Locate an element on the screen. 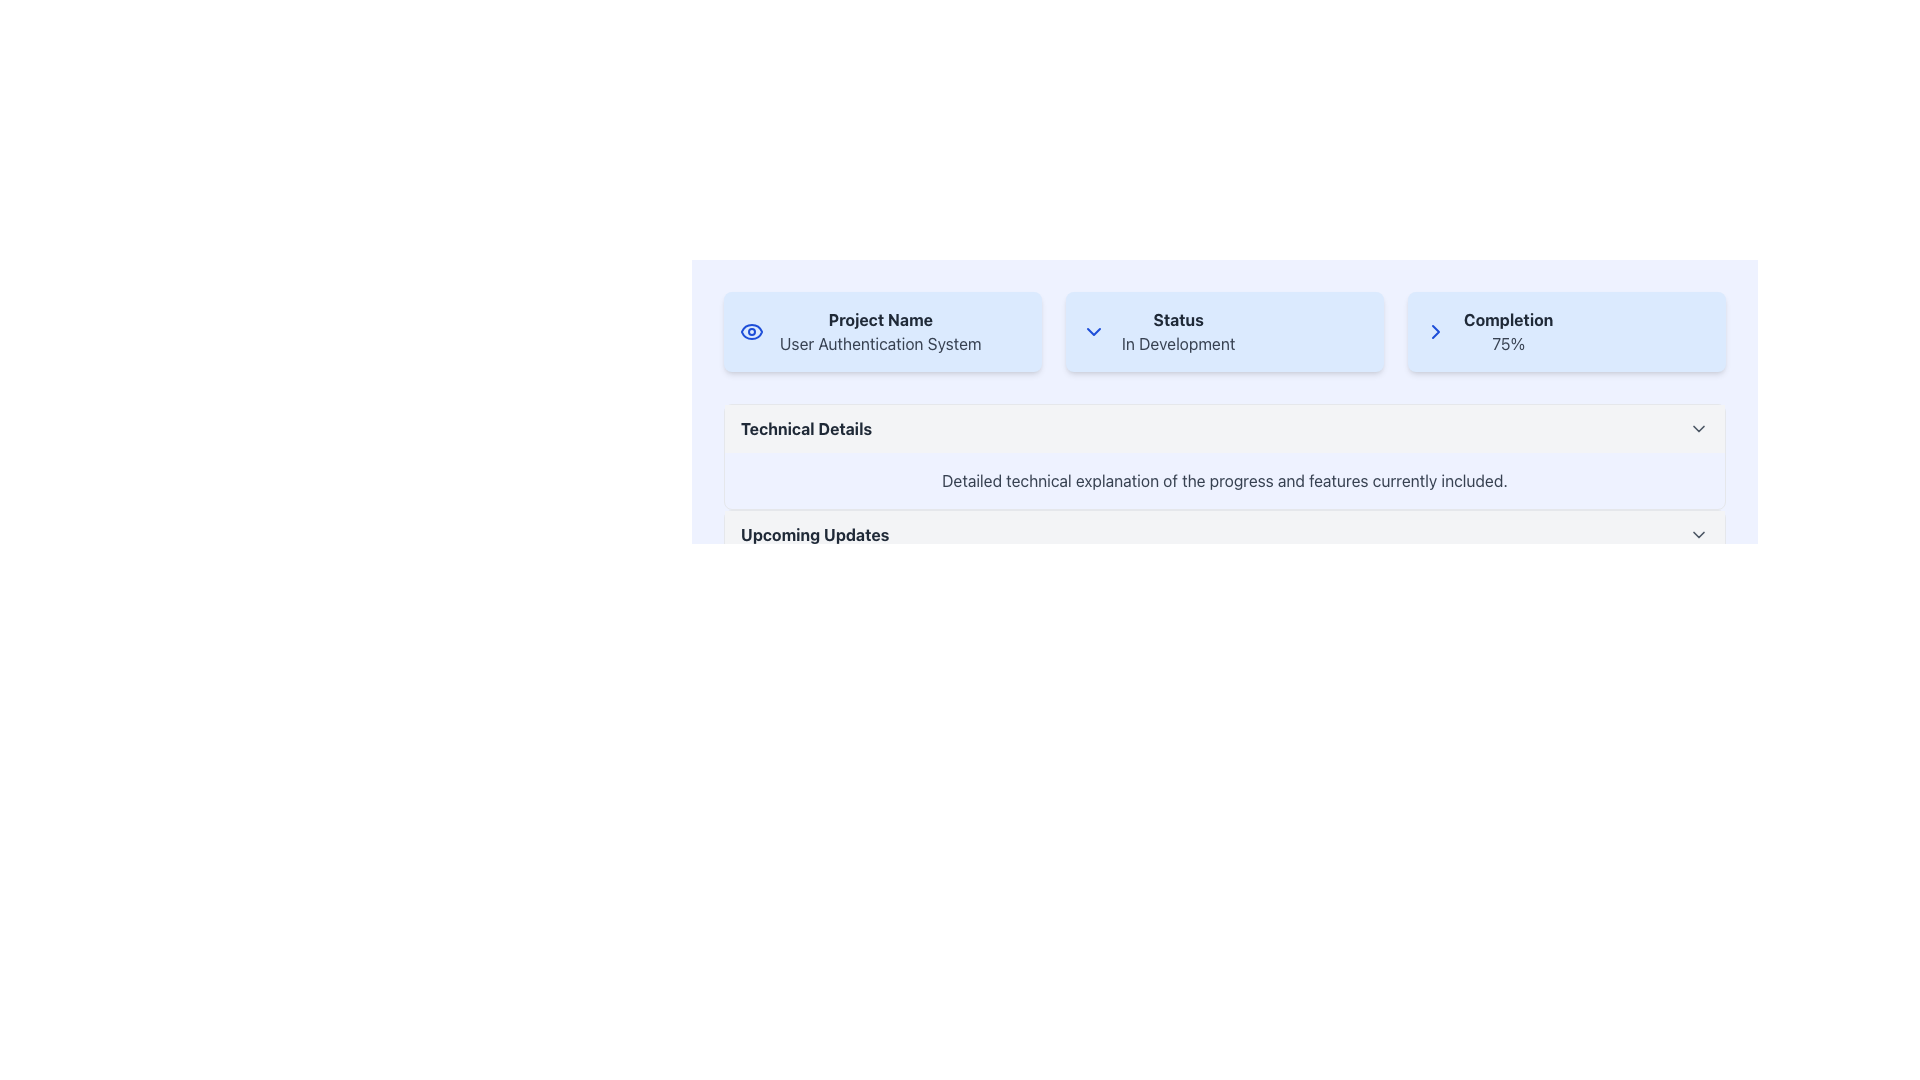  title 'Project Name' and description 'User Authentication System' from the Information Card with a light blue background located at the top-left of the group of cards is located at coordinates (882, 330).